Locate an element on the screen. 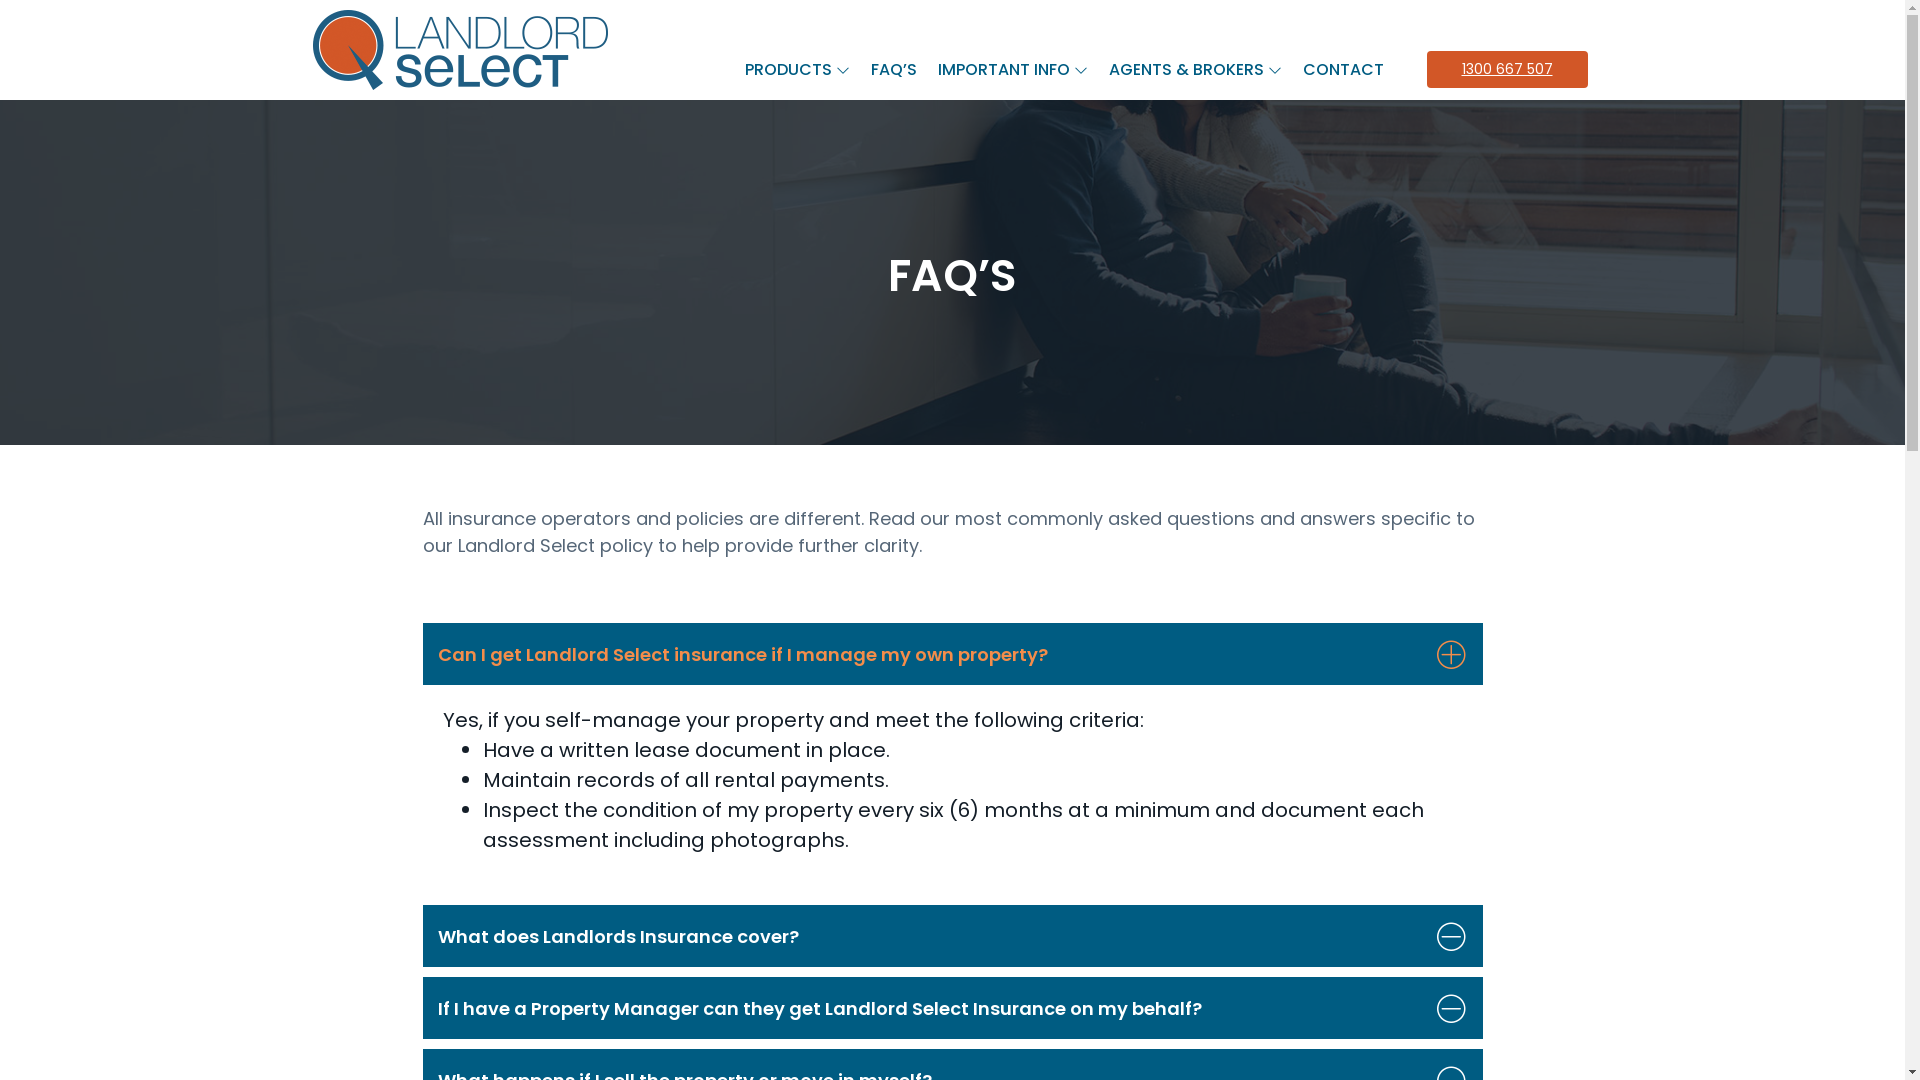  'AGENTS & BROKERS' is located at coordinates (1098, 68).